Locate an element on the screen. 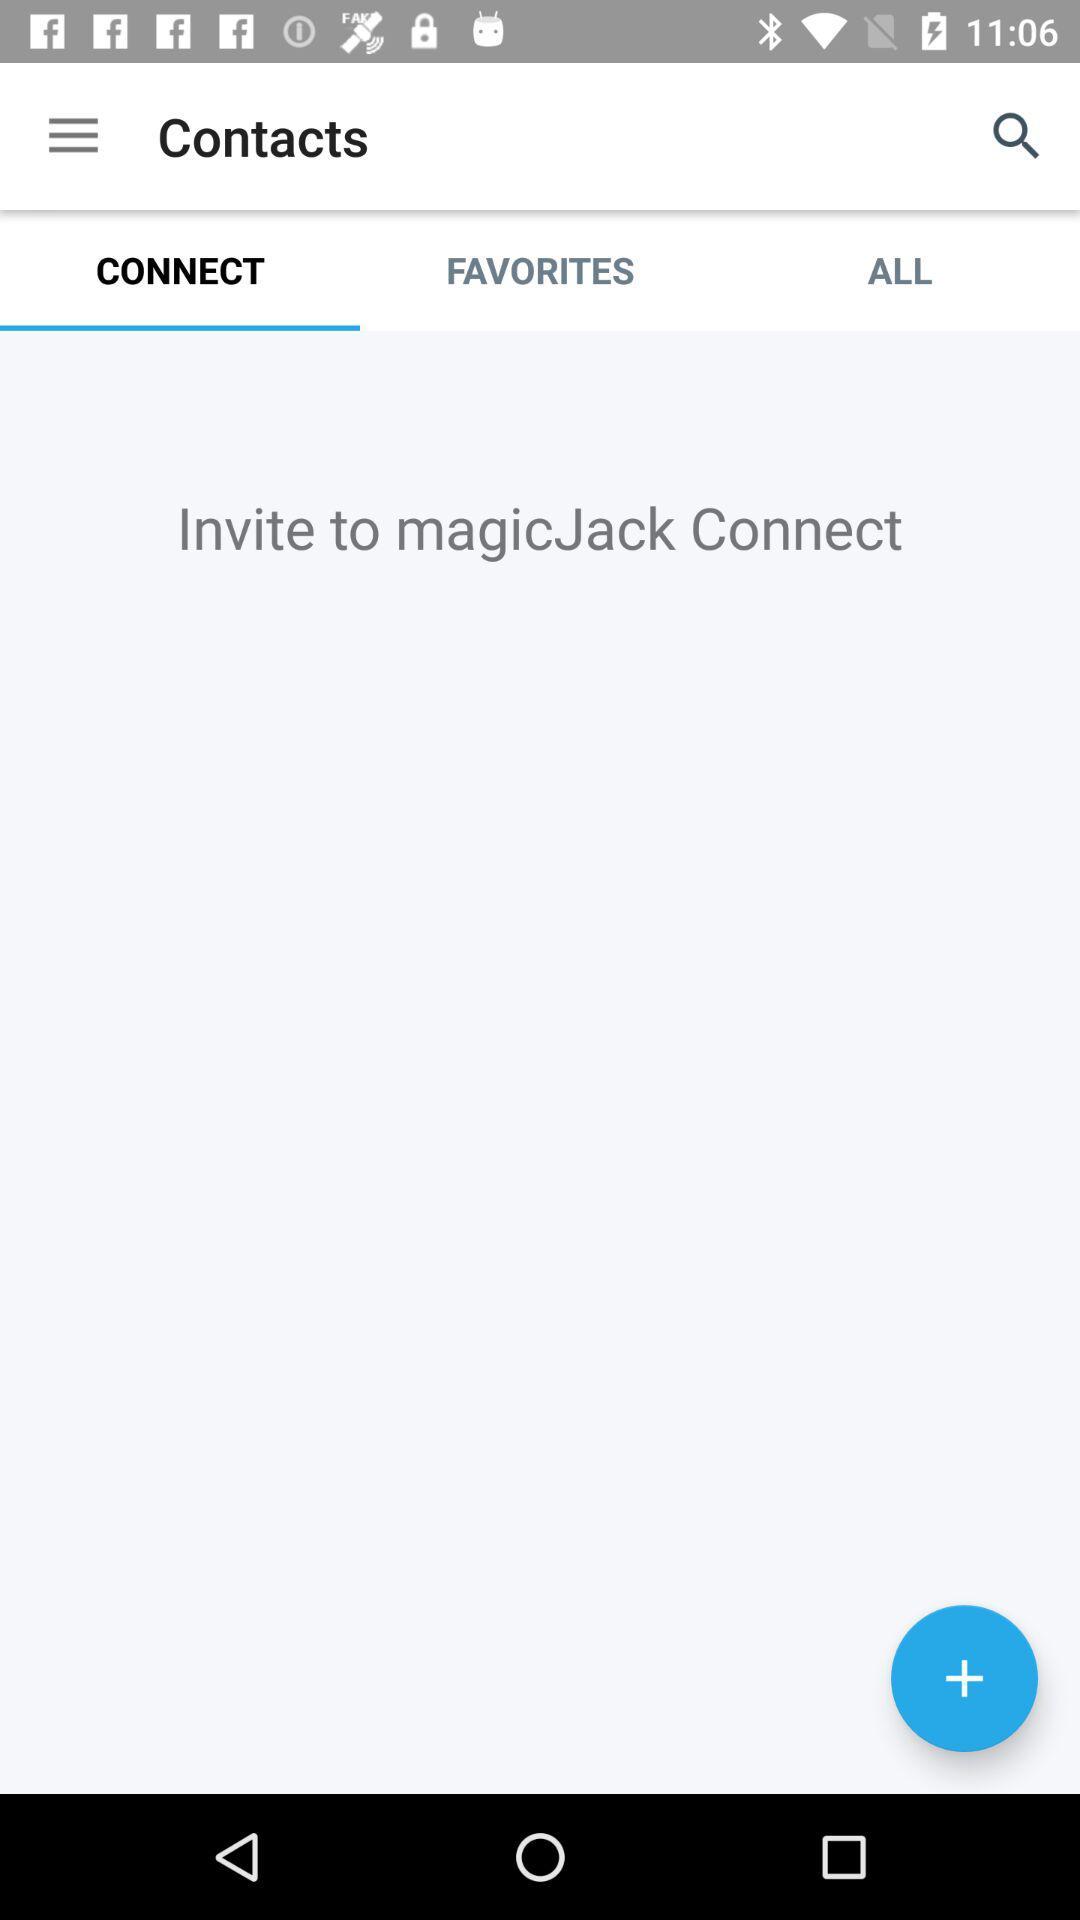 This screenshot has height=1920, width=1080. invite contact is located at coordinates (963, 1678).